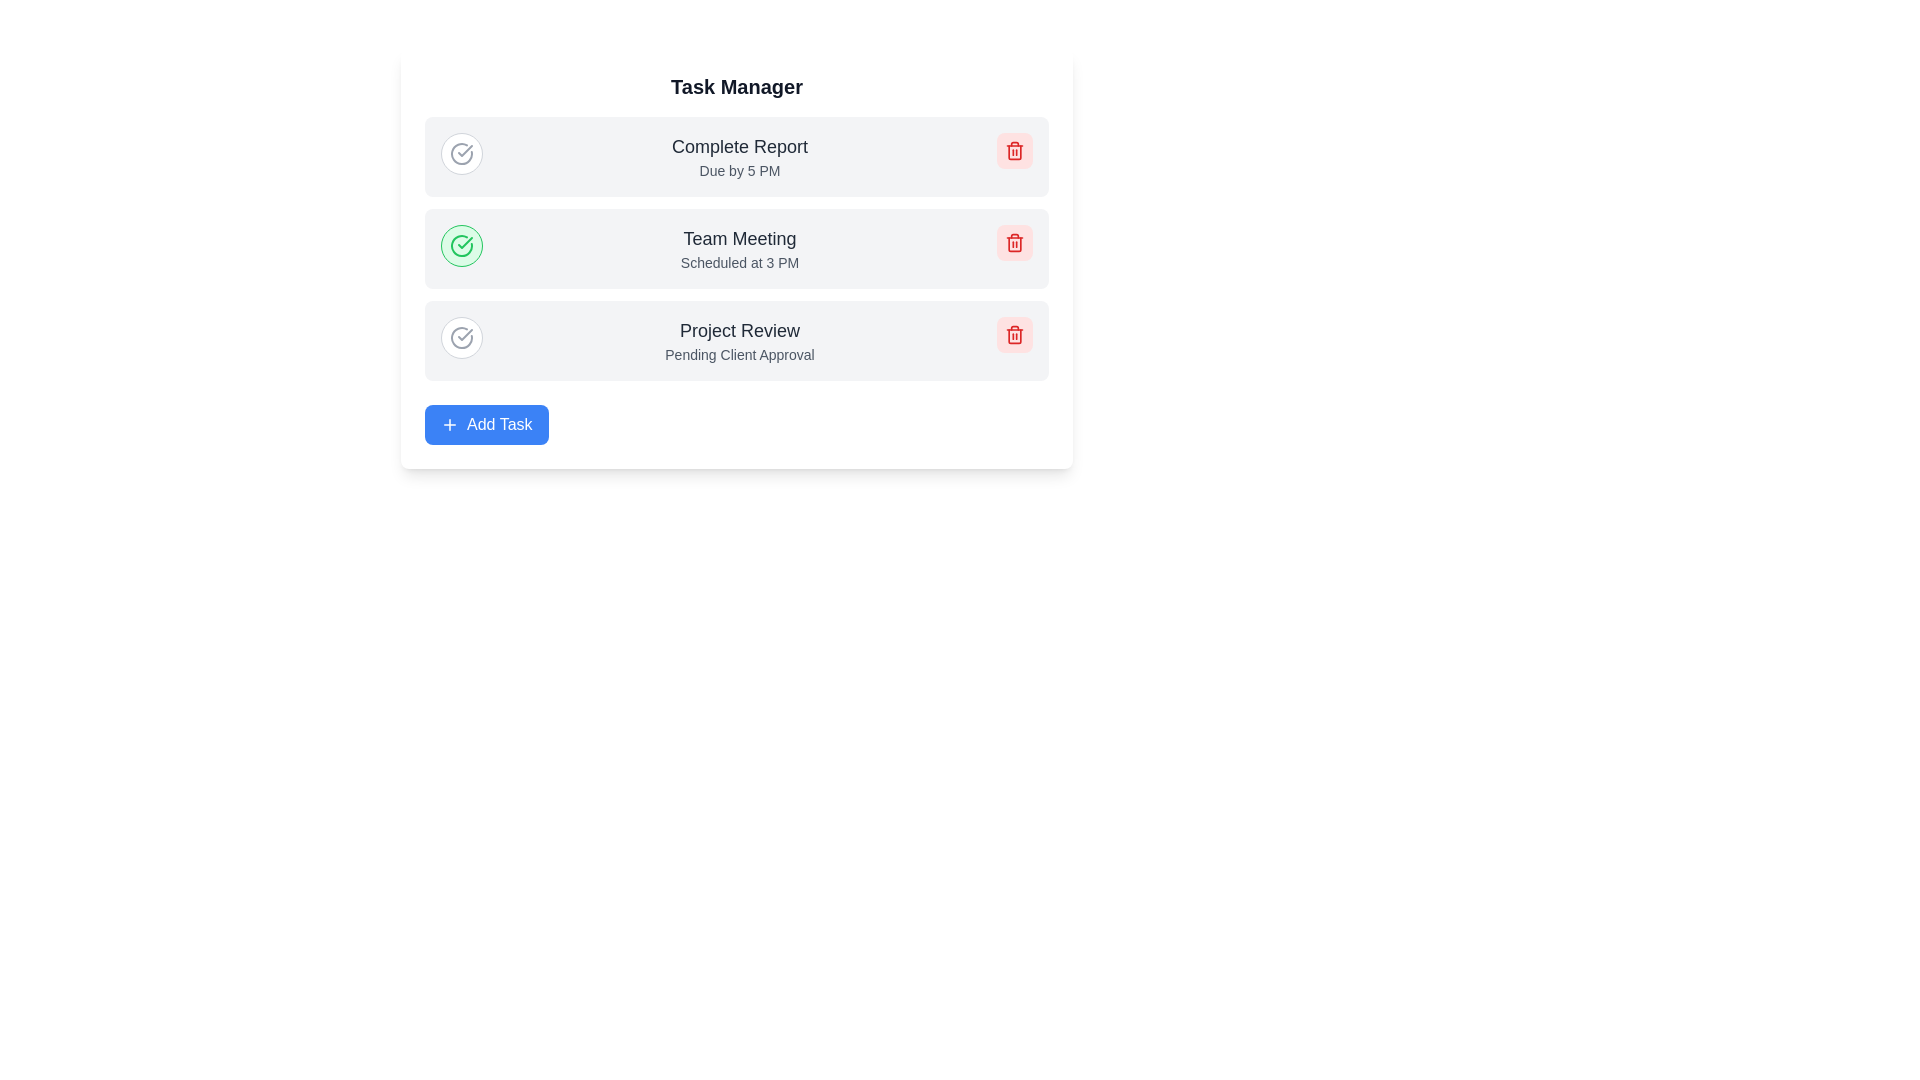 The width and height of the screenshot is (1920, 1080). Describe the element at coordinates (738, 261) in the screenshot. I see `the text label displaying 'Scheduled at 3 PM' located beneath the 'Team Meeting' title in the task management interface` at that location.